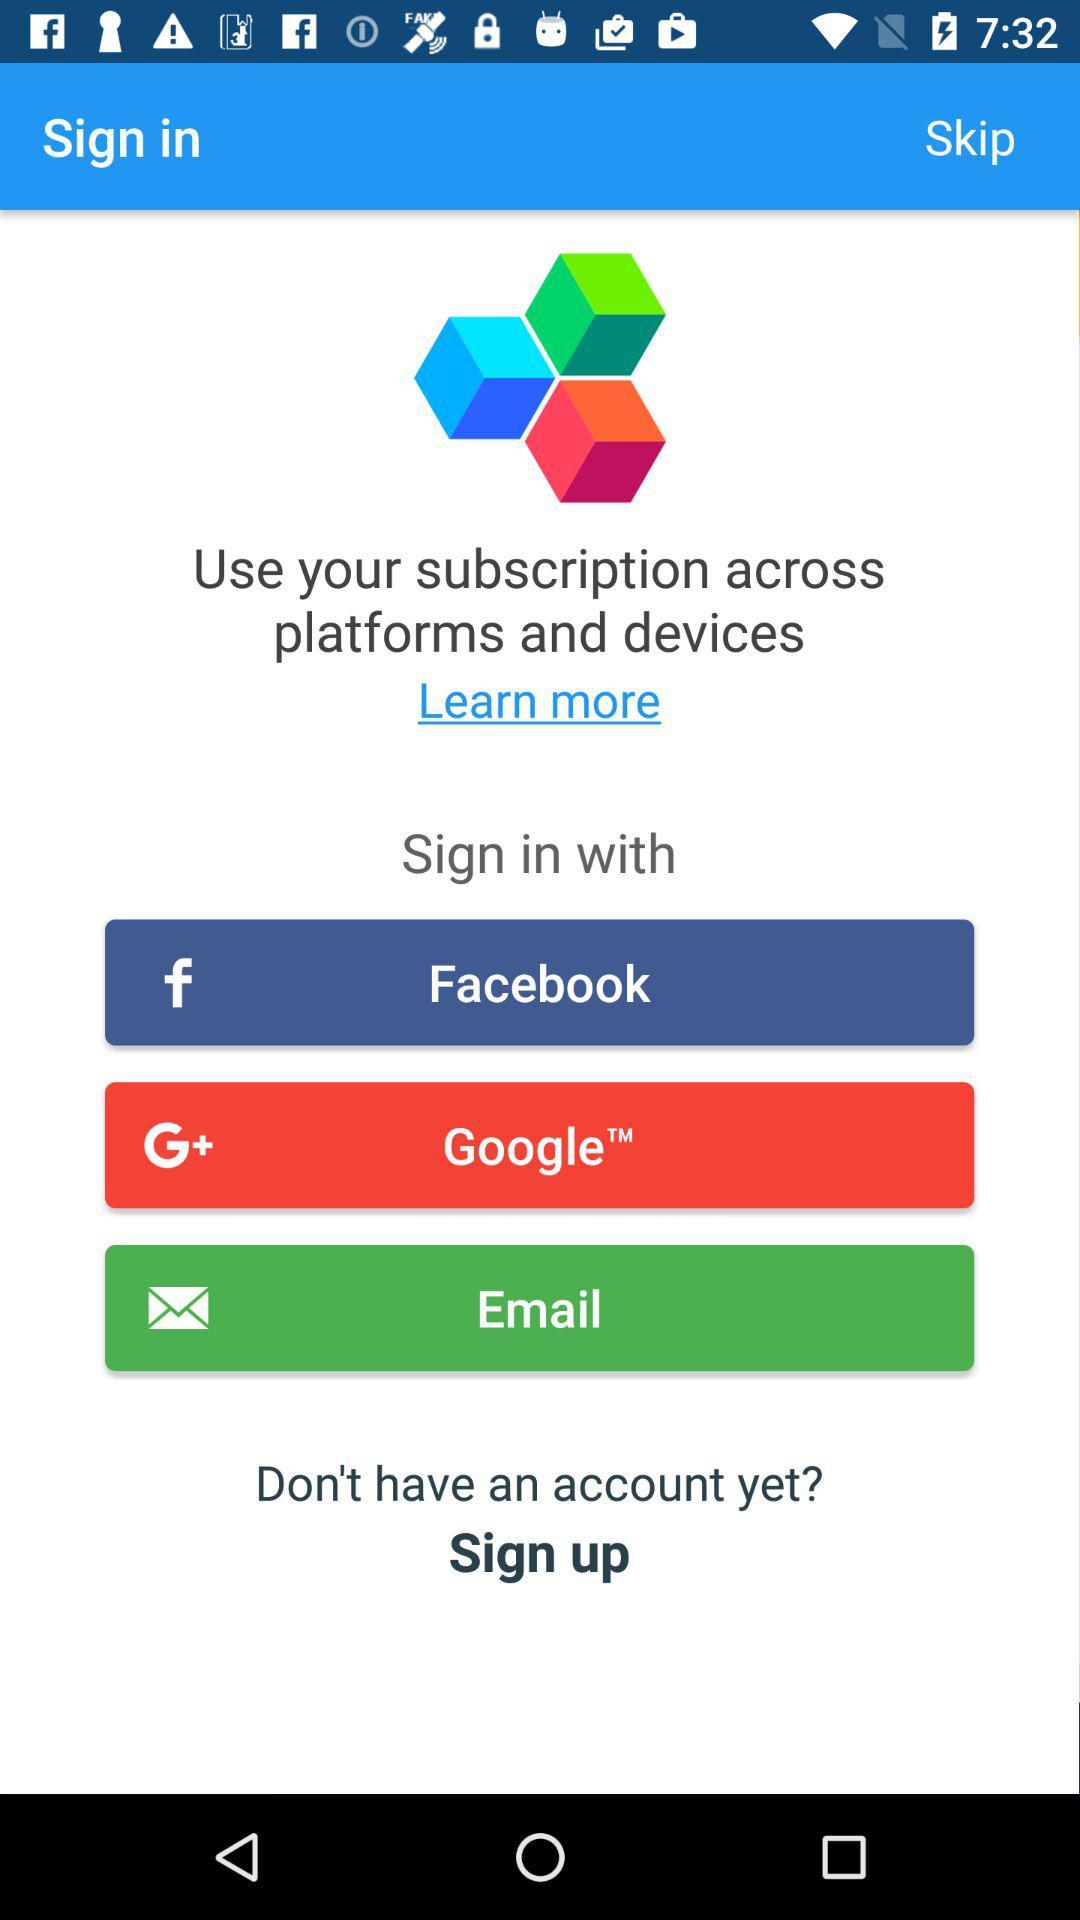 The width and height of the screenshot is (1080, 1920). I want to click on item next to sign in icon, so click(969, 135).